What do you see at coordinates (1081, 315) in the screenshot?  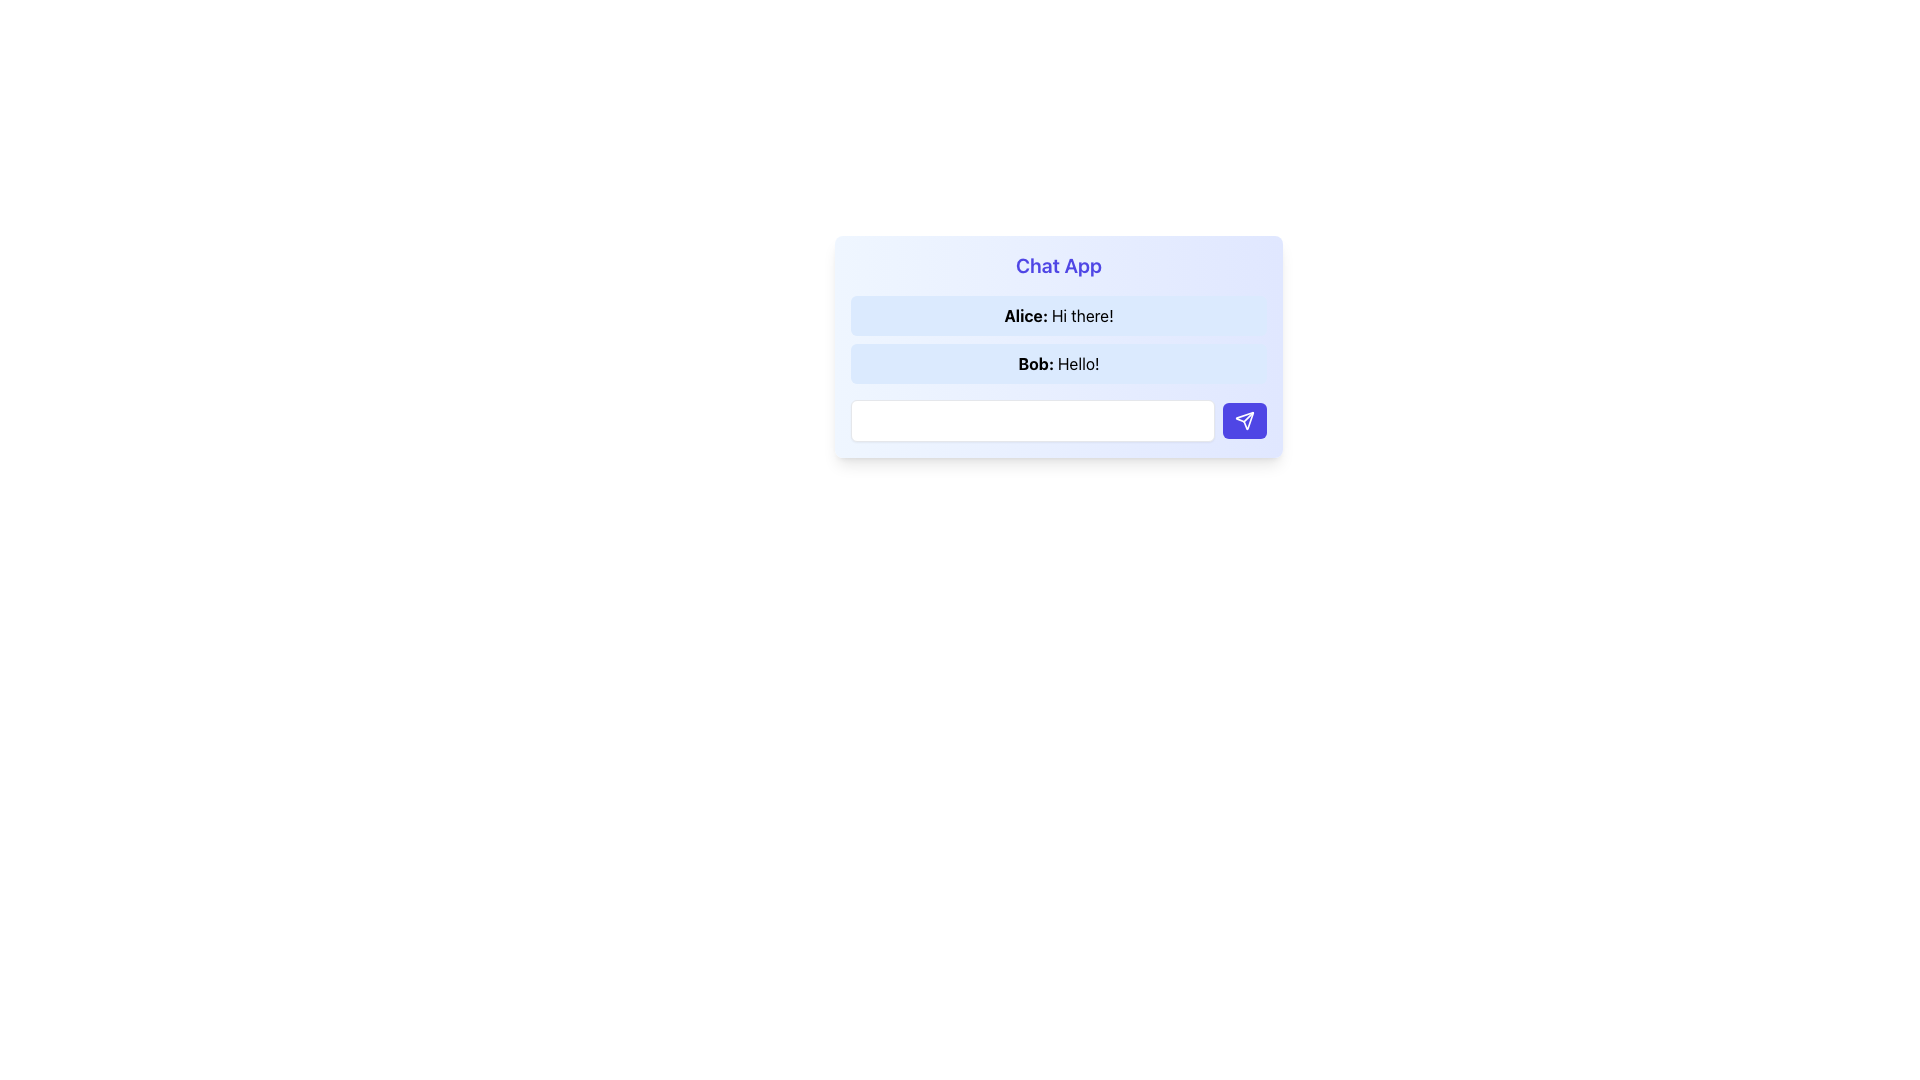 I see `text component displaying 'Hi there!' in black font located in the chat interface adjacent to the name 'Alice:' in bold font` at bounding box center [1081, 315].